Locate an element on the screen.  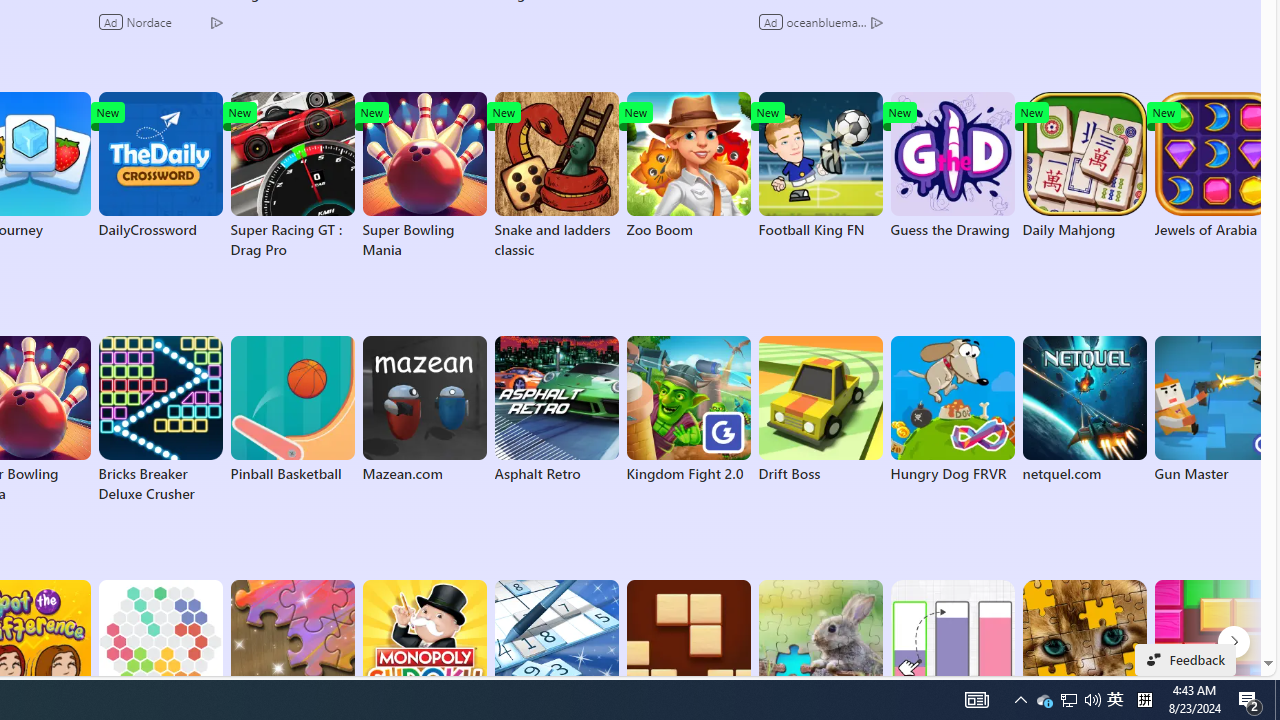
'Puzzle next page' is located at coordinates (1232, 641).